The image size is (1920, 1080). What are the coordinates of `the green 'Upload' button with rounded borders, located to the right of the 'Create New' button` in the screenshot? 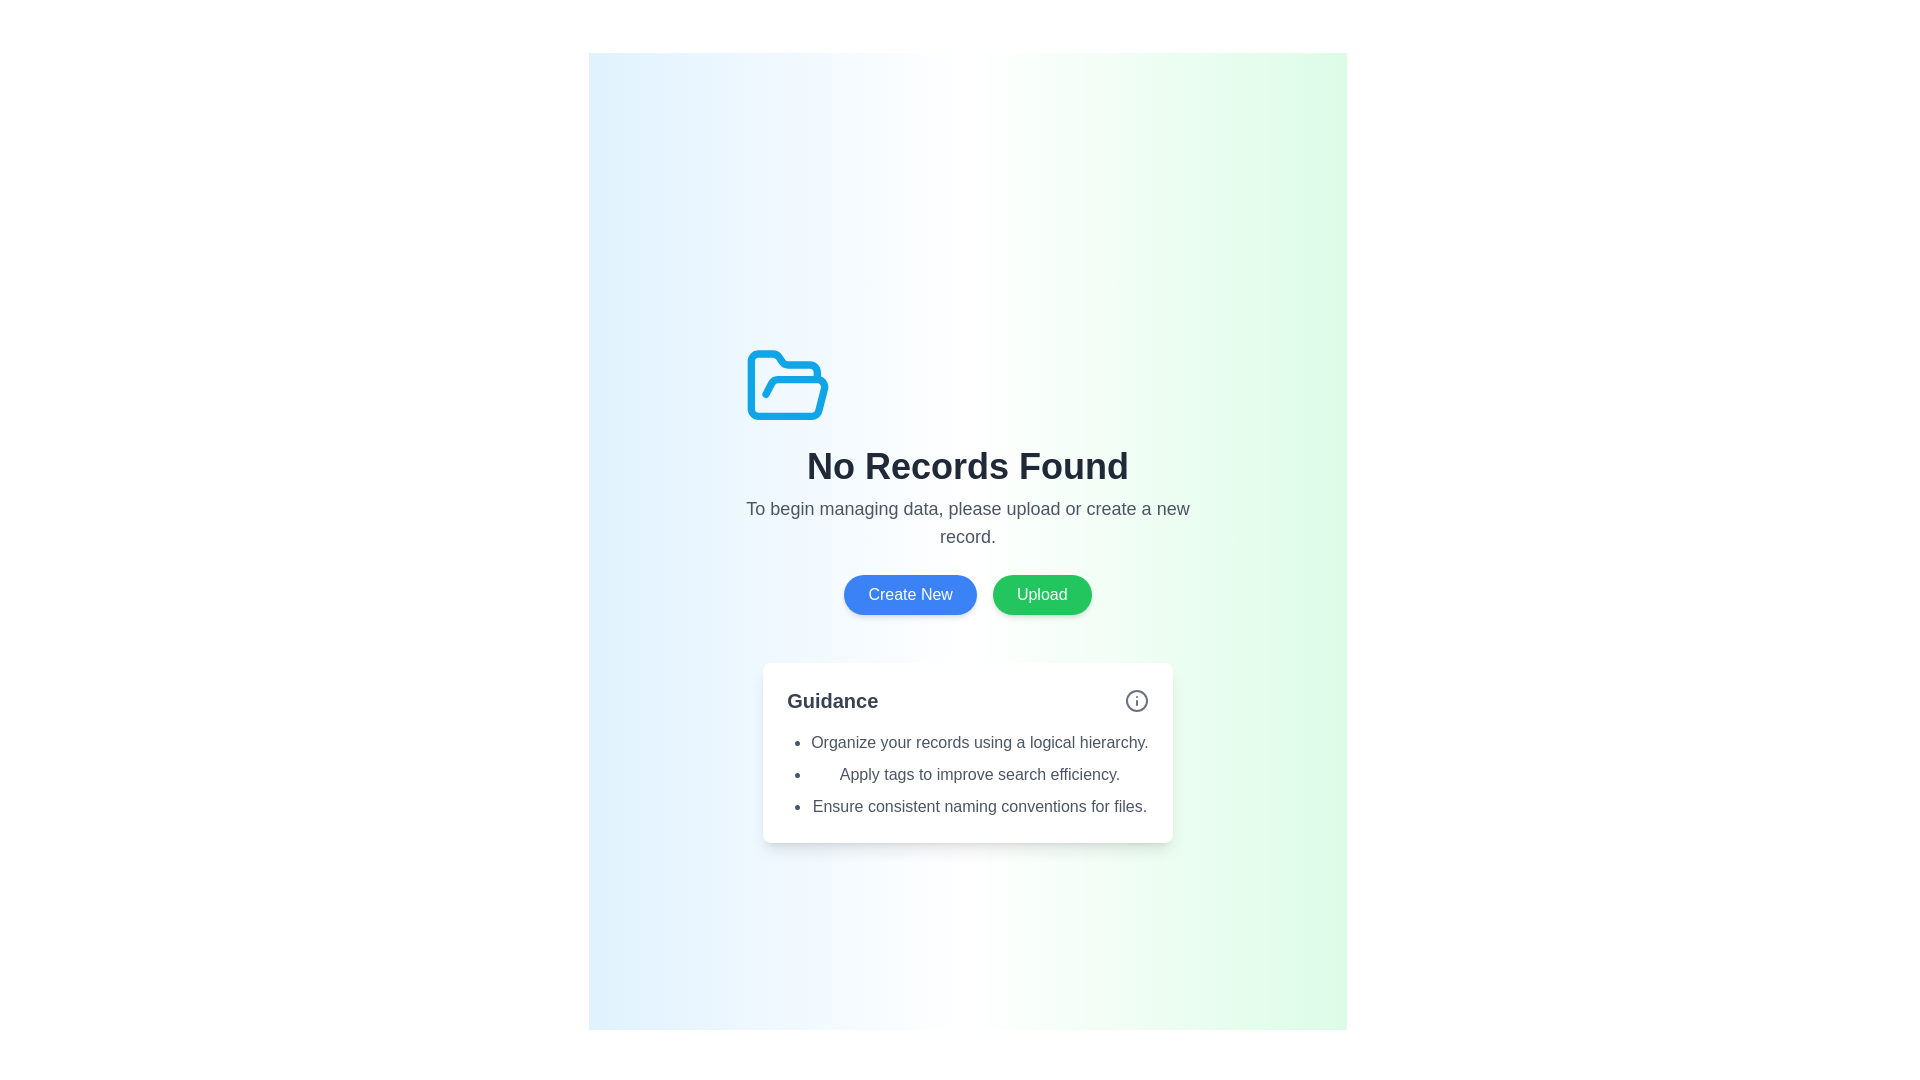 It's located at (1041, 593).